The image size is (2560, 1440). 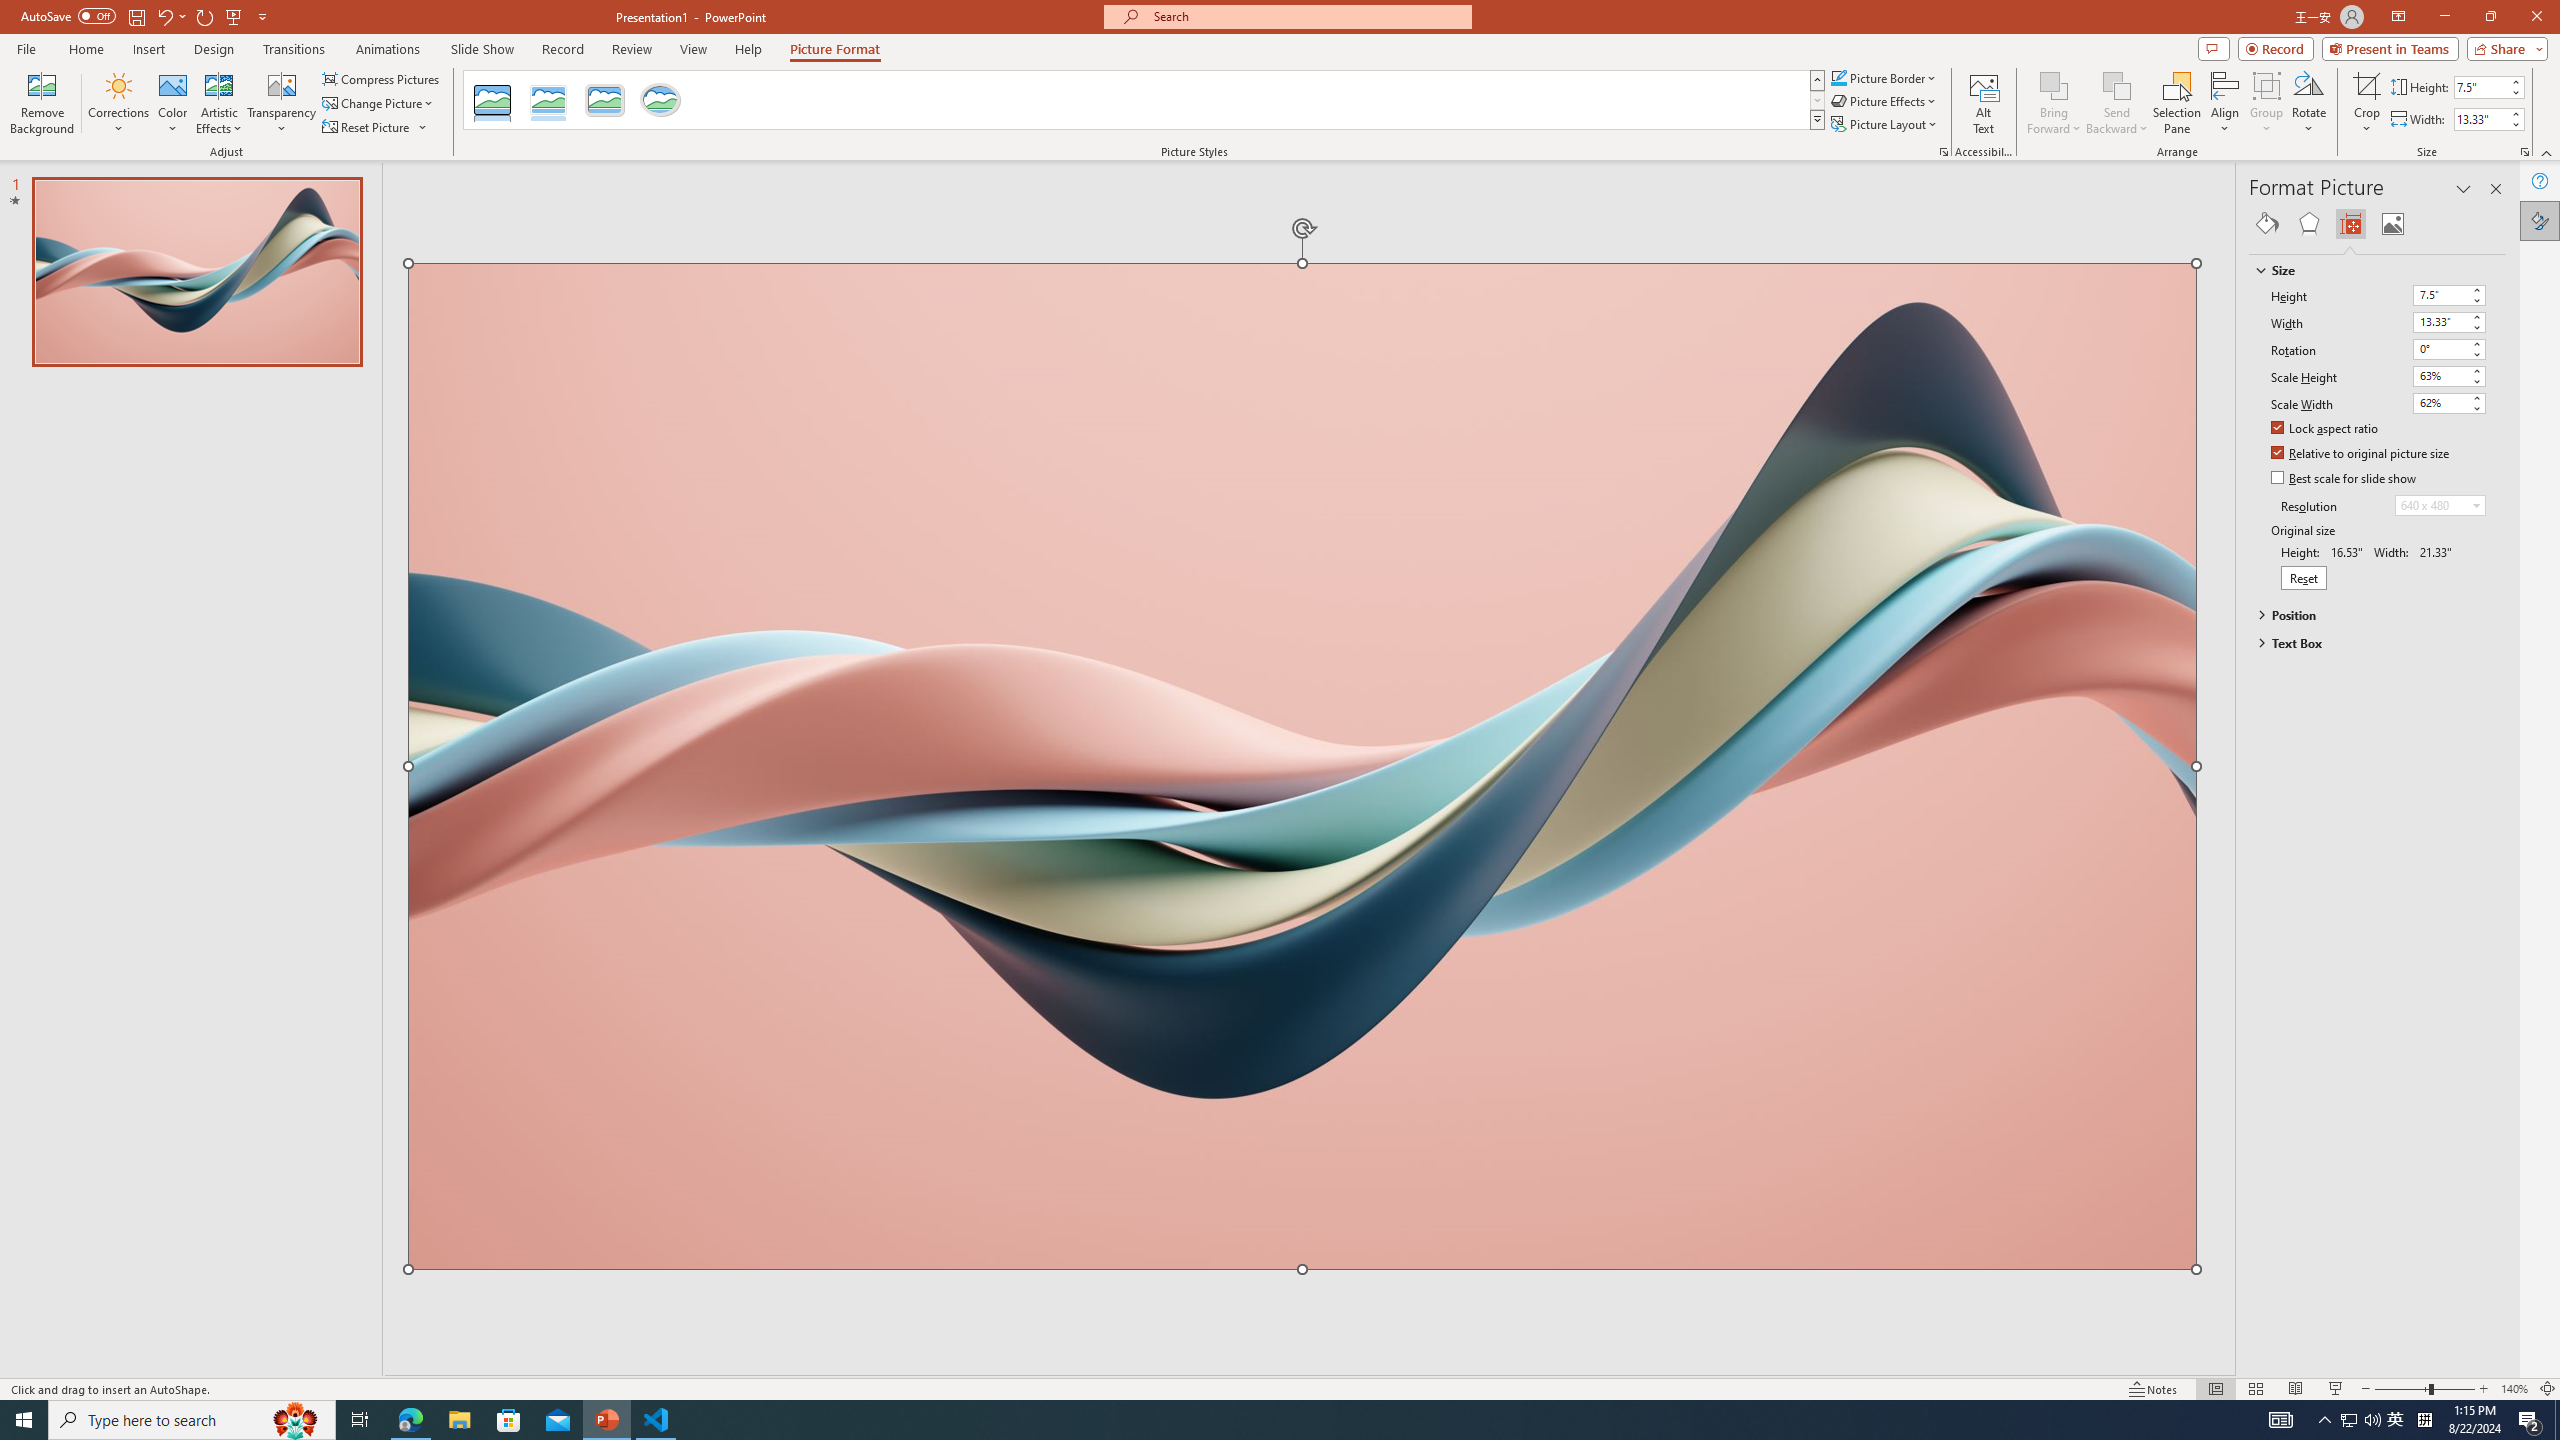 I want to click on 'Scale Width', so click(x=2449, y=402).